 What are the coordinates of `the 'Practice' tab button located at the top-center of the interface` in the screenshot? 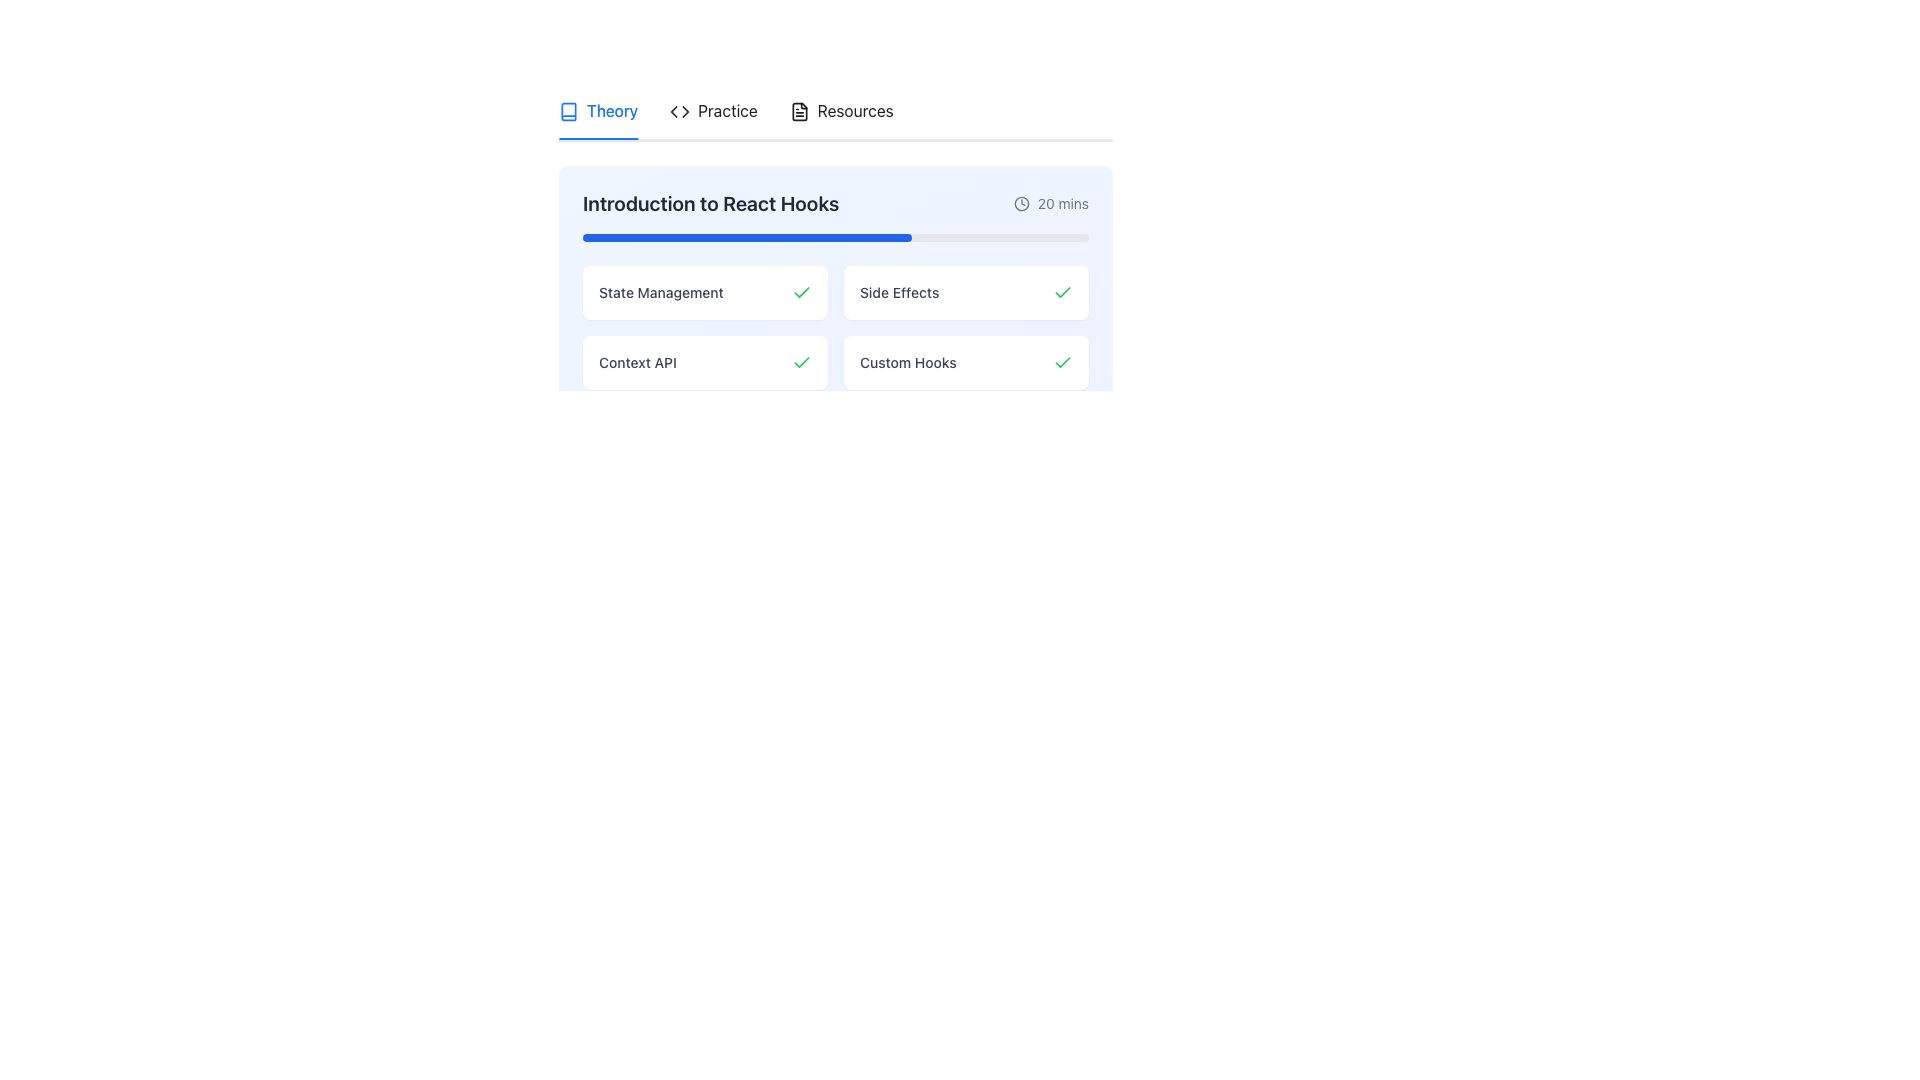 It's located at (725, 111).